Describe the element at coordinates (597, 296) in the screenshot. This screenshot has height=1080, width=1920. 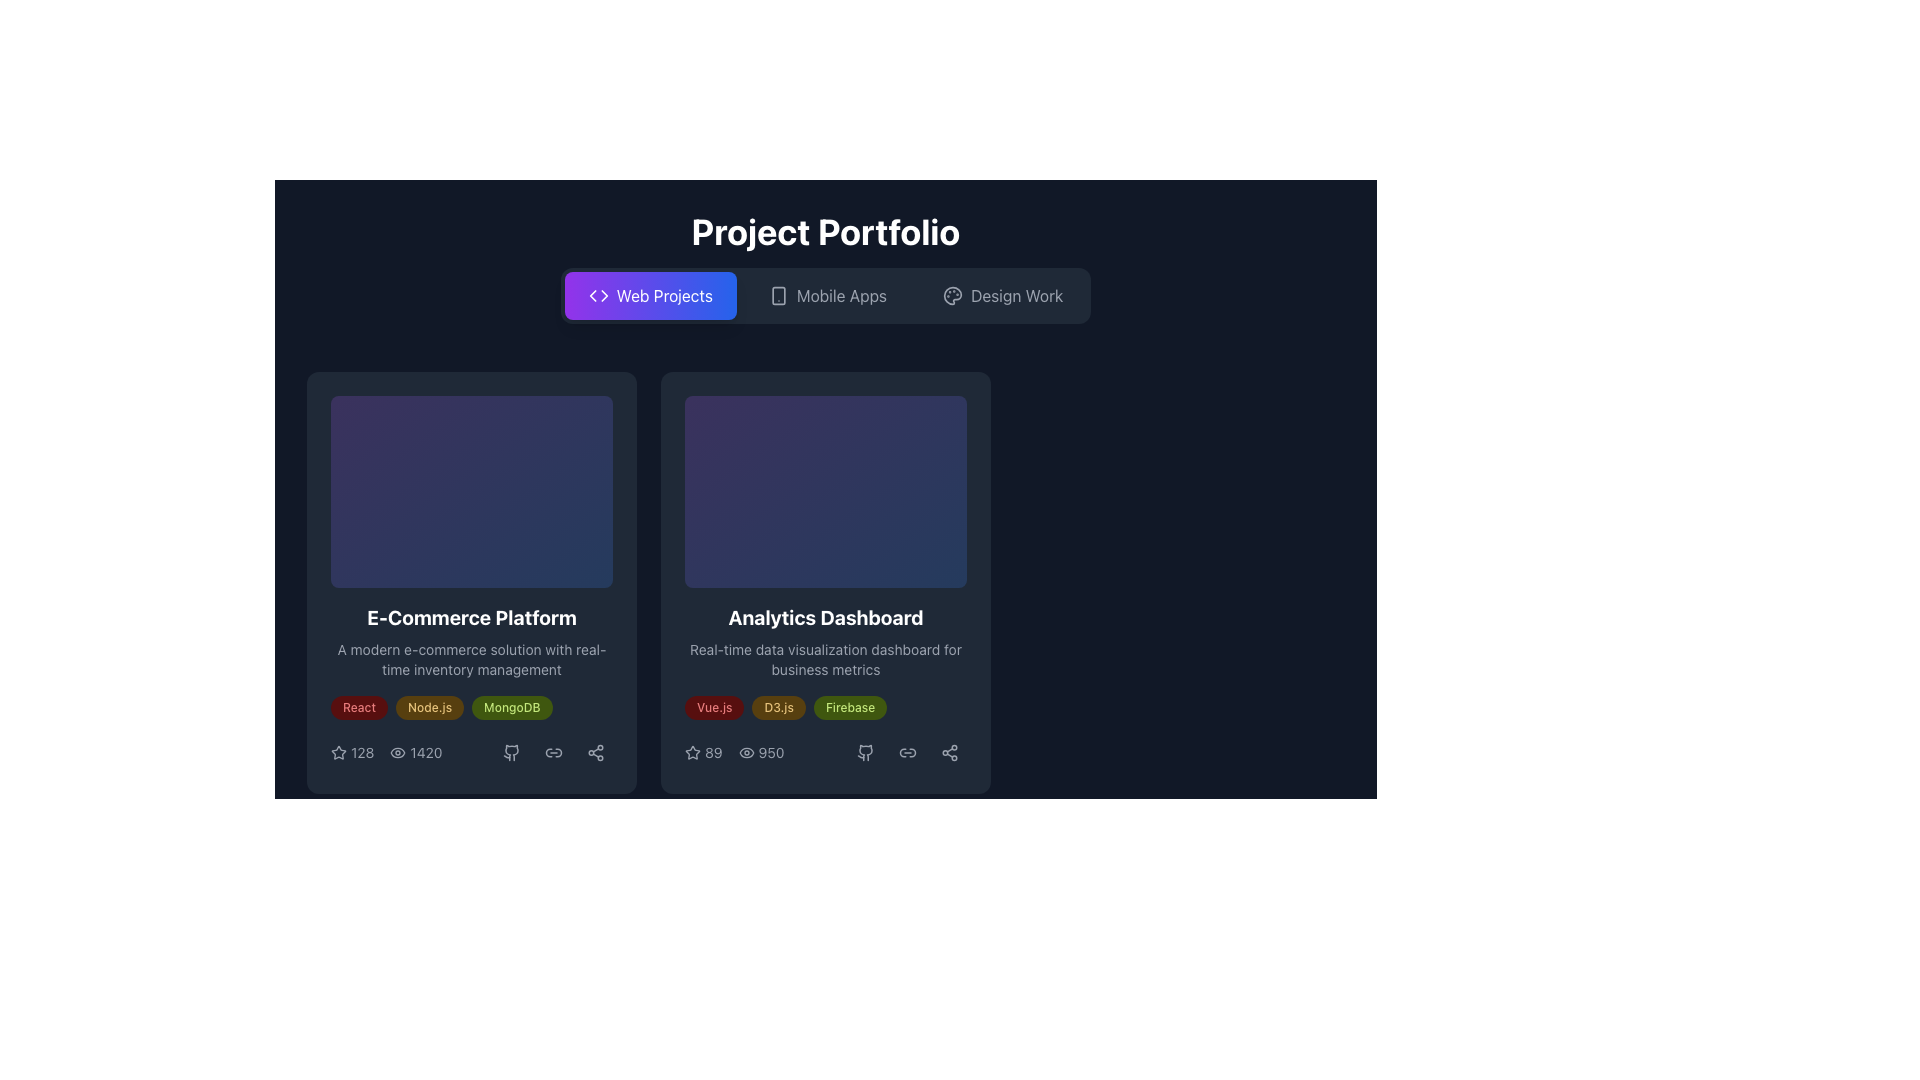
I see `the small coding or arrow symbol icon that is positioned to the left of the 'Web Projects' button` at that location.